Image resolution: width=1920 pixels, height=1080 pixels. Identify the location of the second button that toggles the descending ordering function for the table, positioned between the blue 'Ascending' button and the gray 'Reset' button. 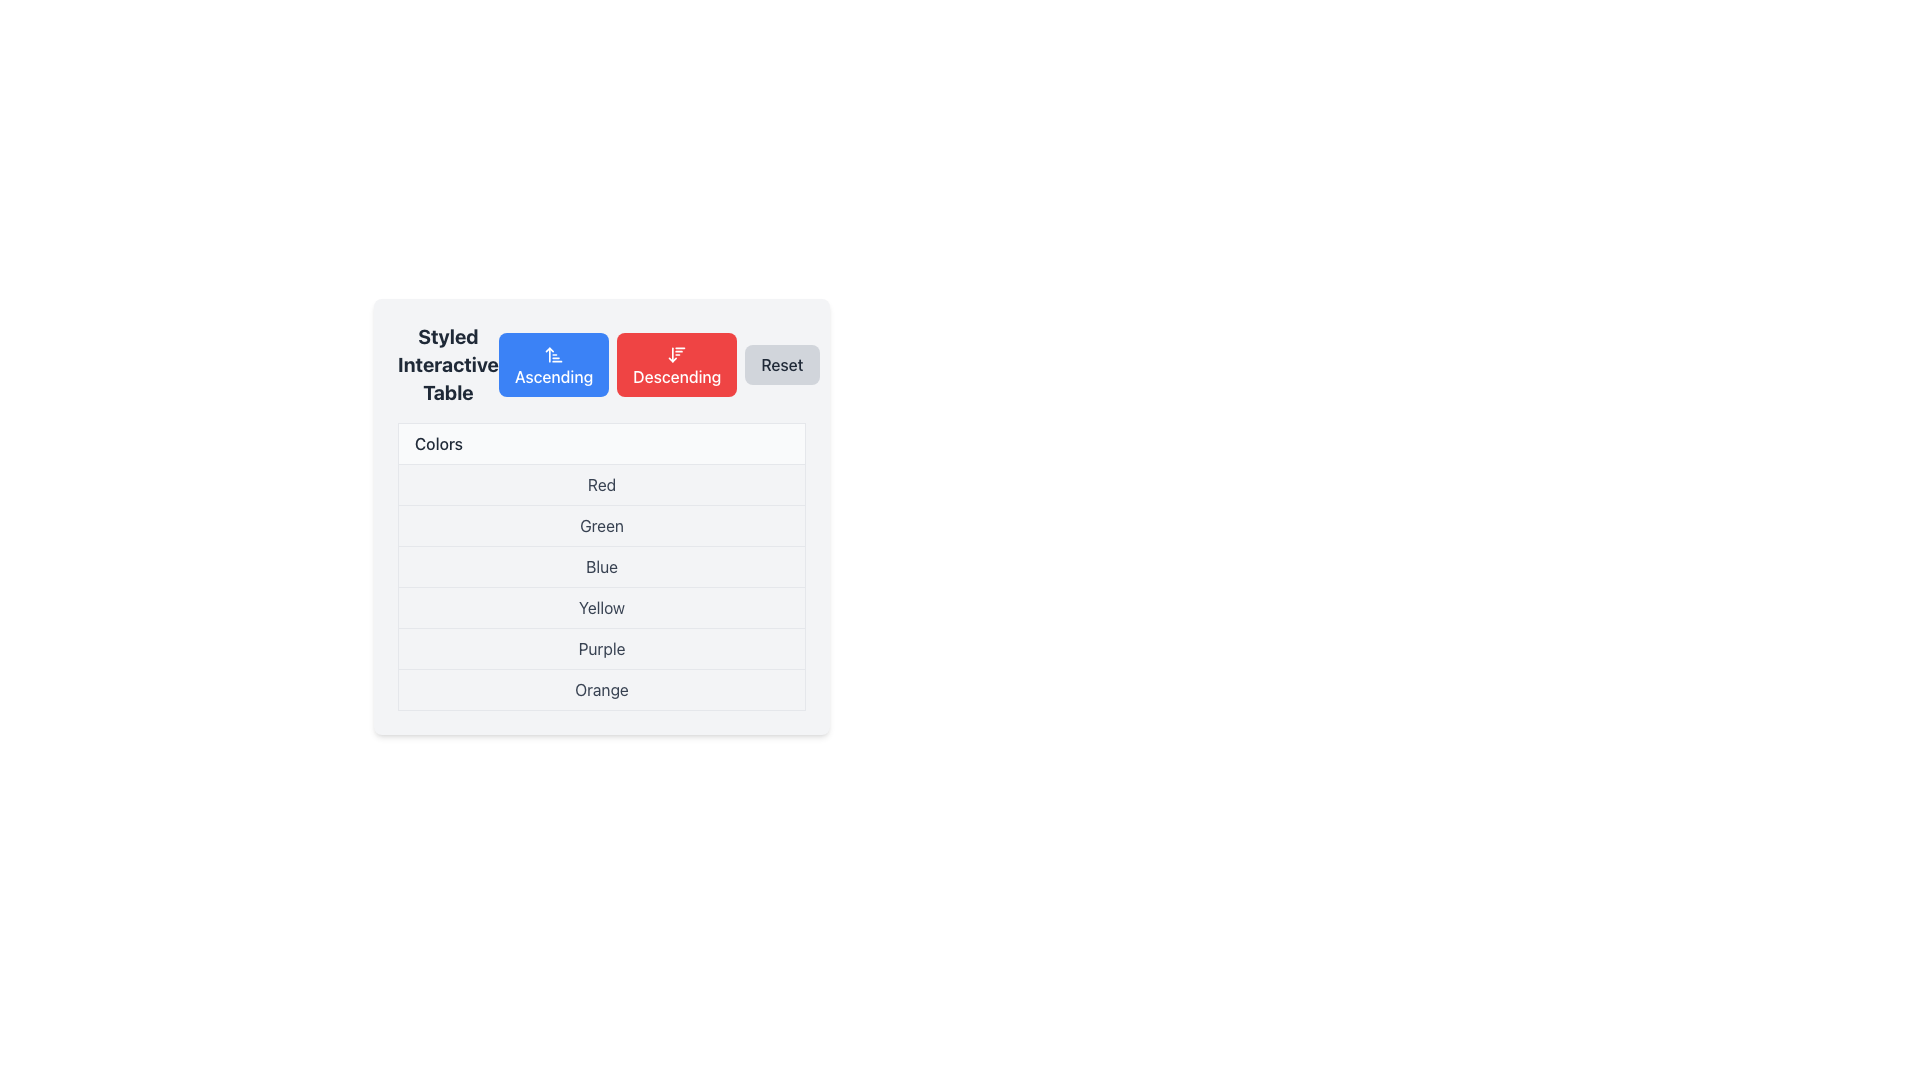
(677, 365).